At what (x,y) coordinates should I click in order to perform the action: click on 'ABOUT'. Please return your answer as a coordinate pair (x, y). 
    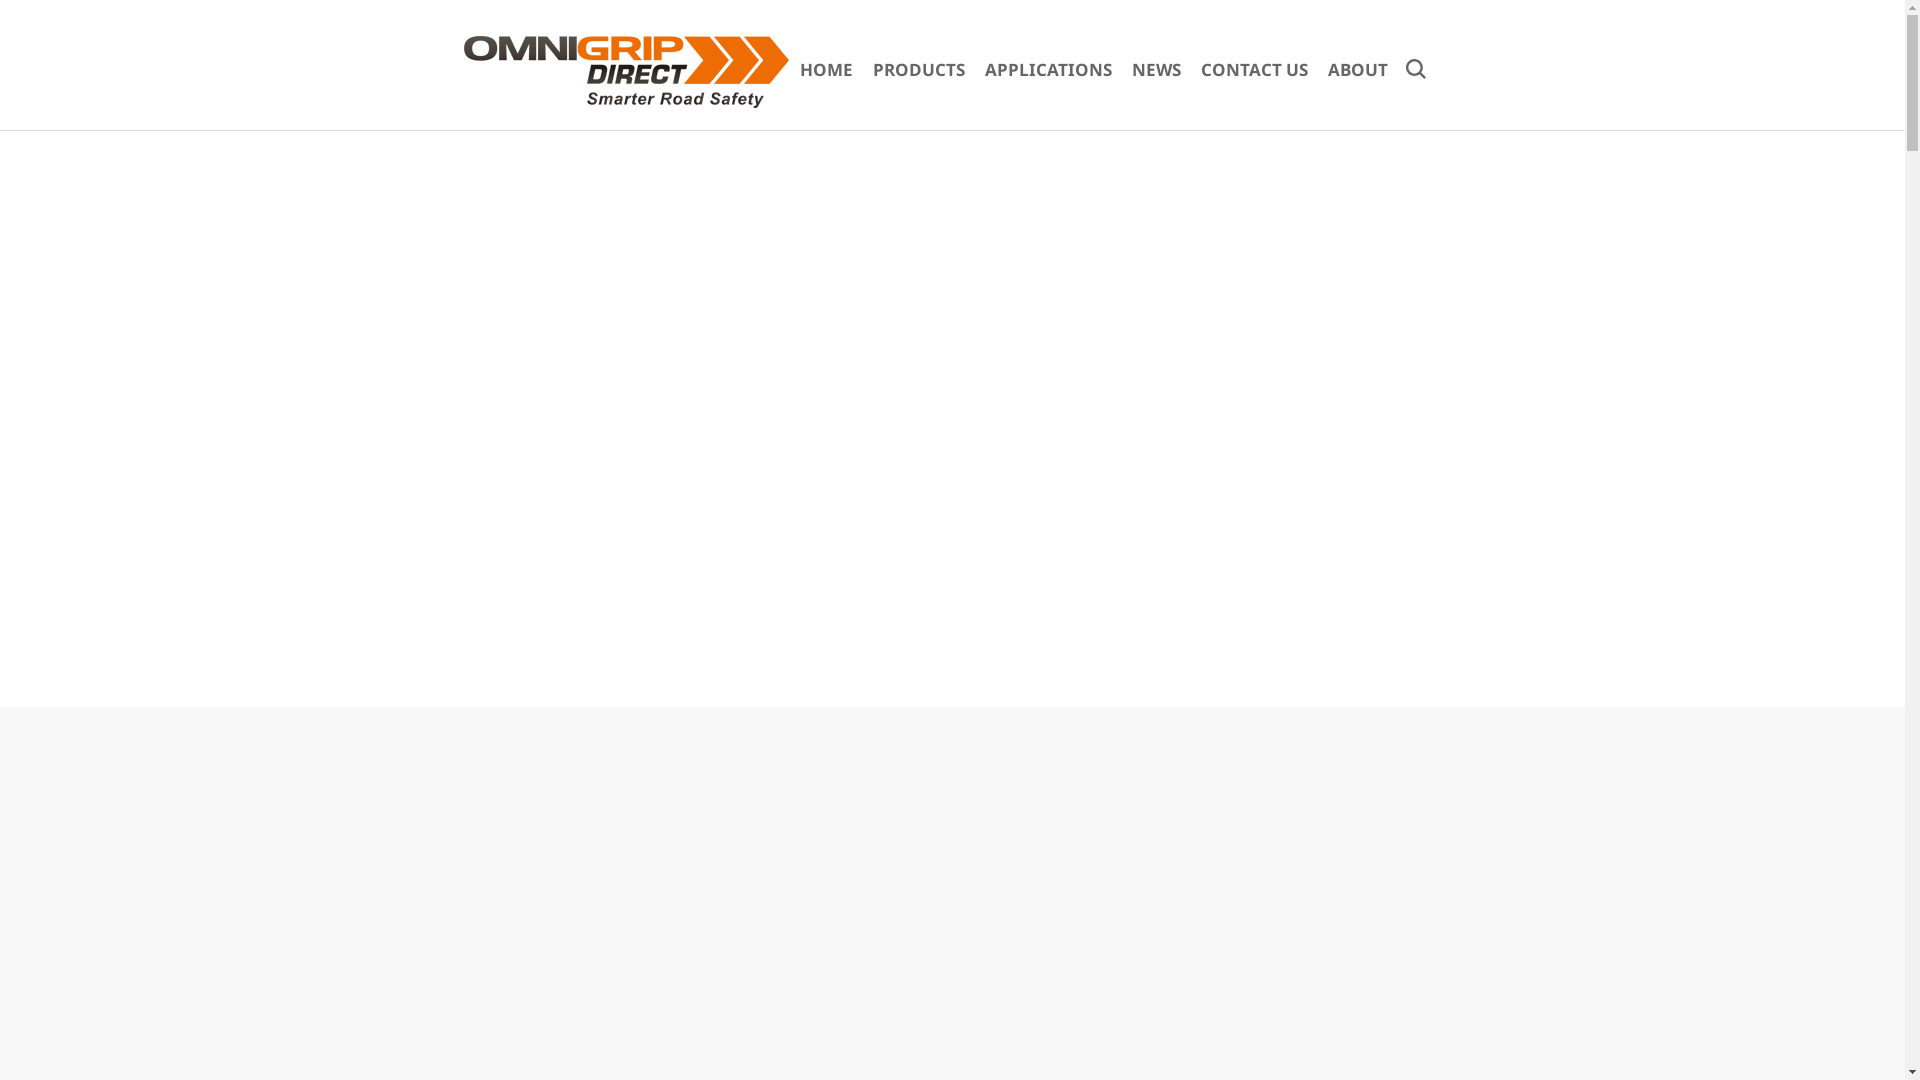
    Looking at the image, I should click on (1358, 68).